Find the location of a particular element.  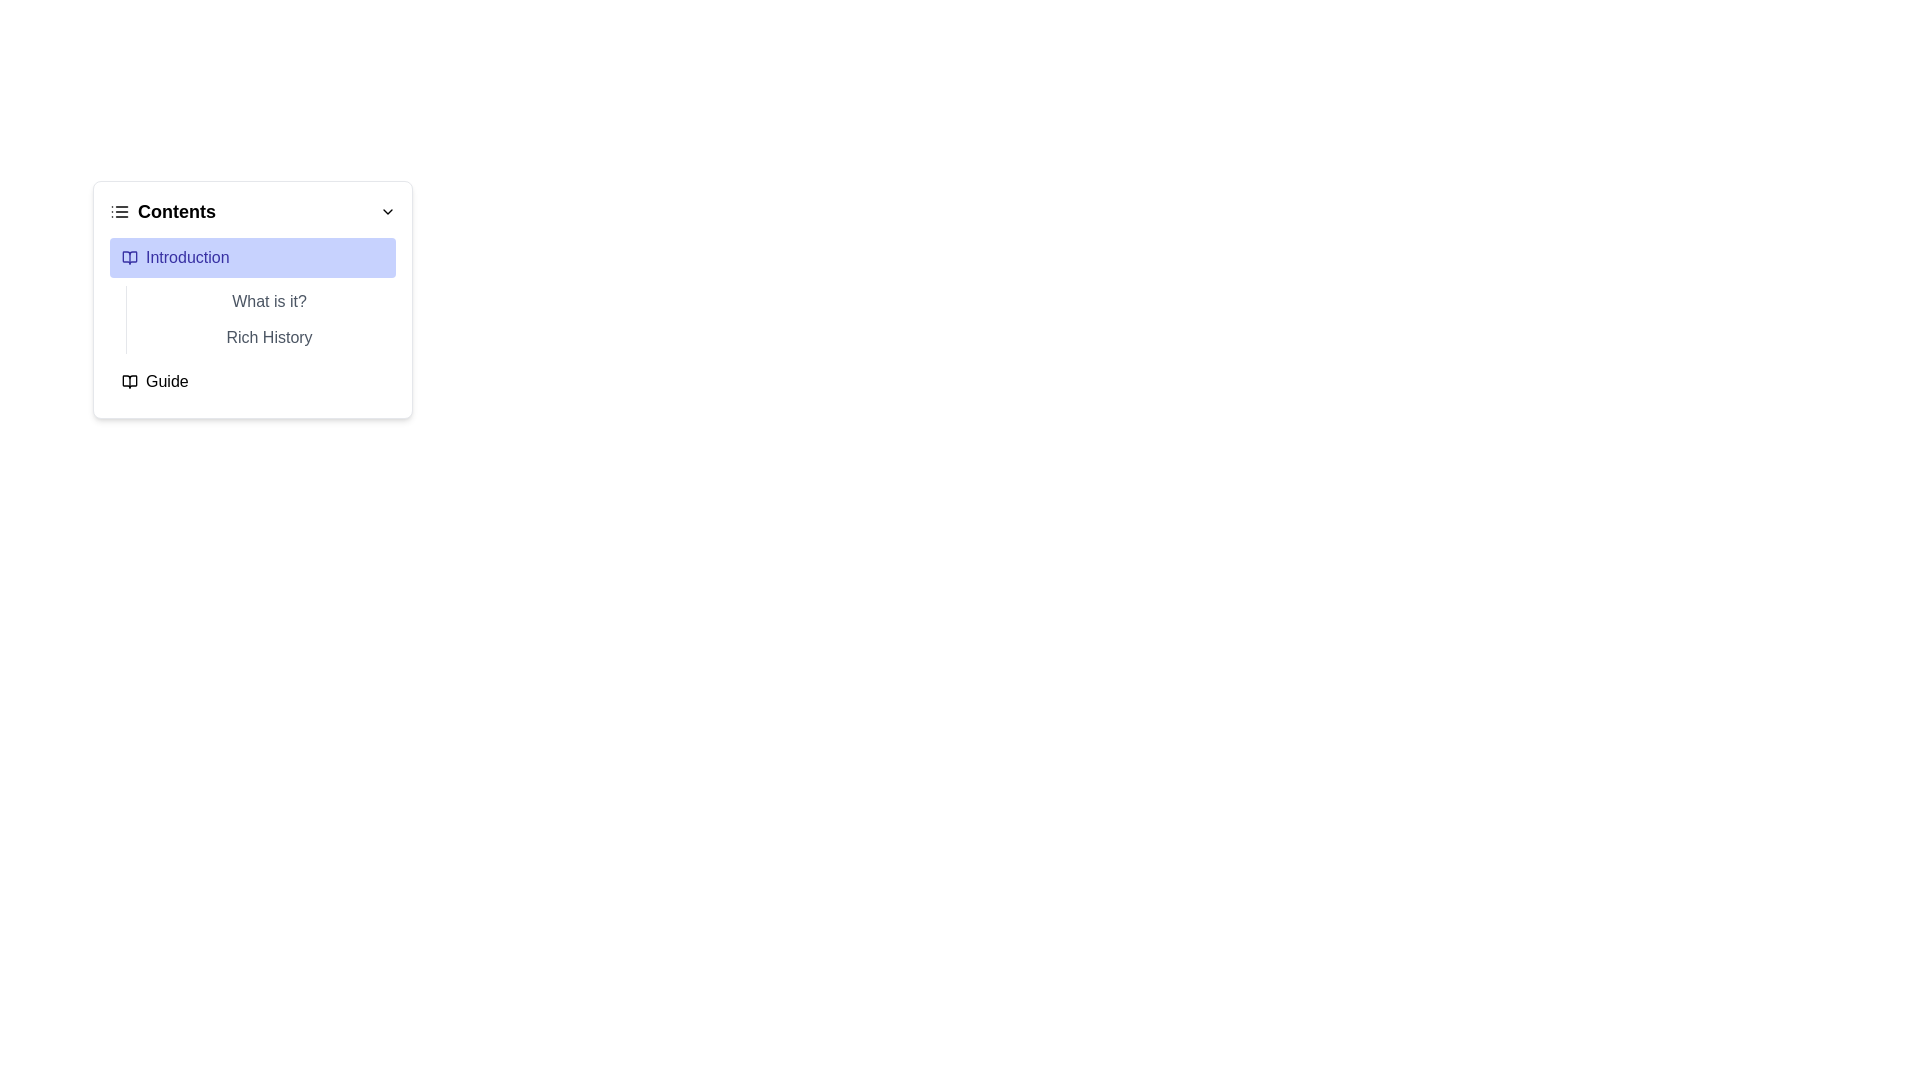

the 'Guide' navigation link in the sidebar menu is located at coordinates (252, 381).